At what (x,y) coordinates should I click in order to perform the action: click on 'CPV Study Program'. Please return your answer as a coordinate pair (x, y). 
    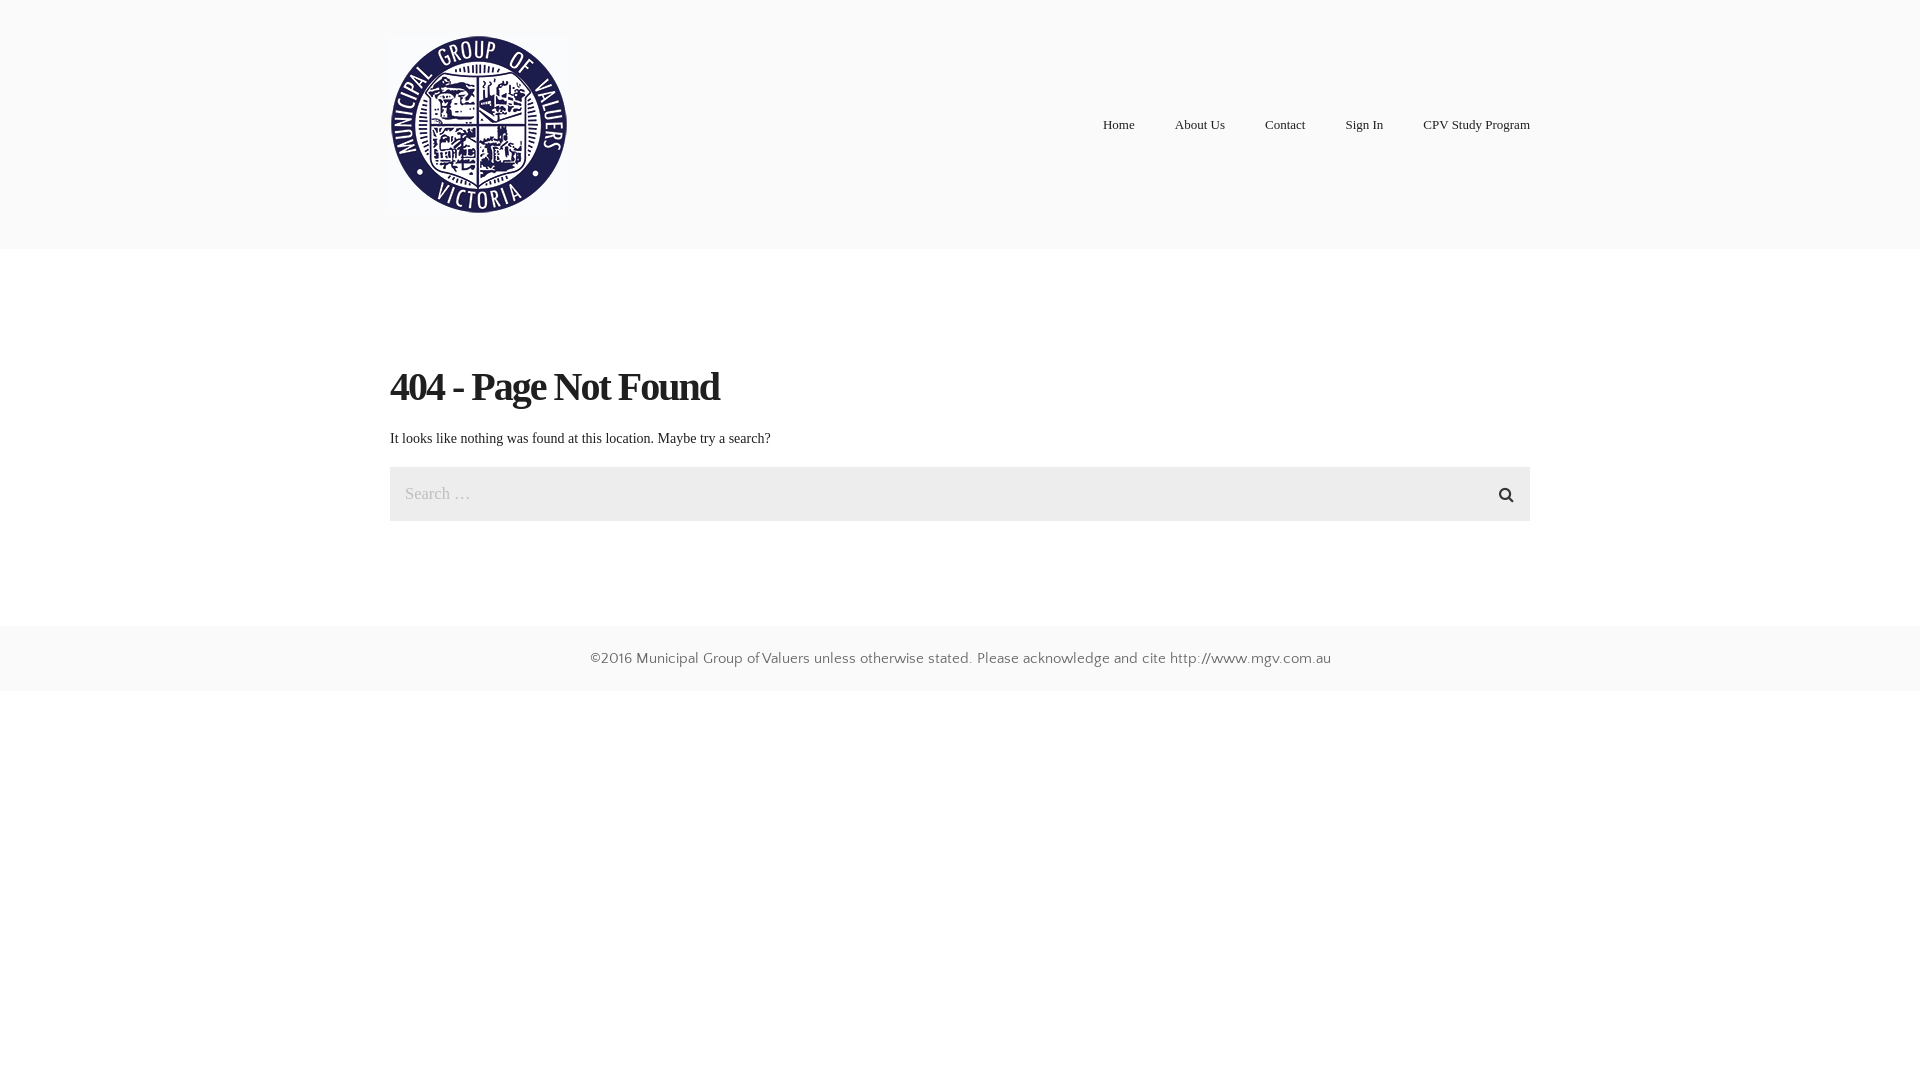
    Looking at the image, I should click on (1476, 124).